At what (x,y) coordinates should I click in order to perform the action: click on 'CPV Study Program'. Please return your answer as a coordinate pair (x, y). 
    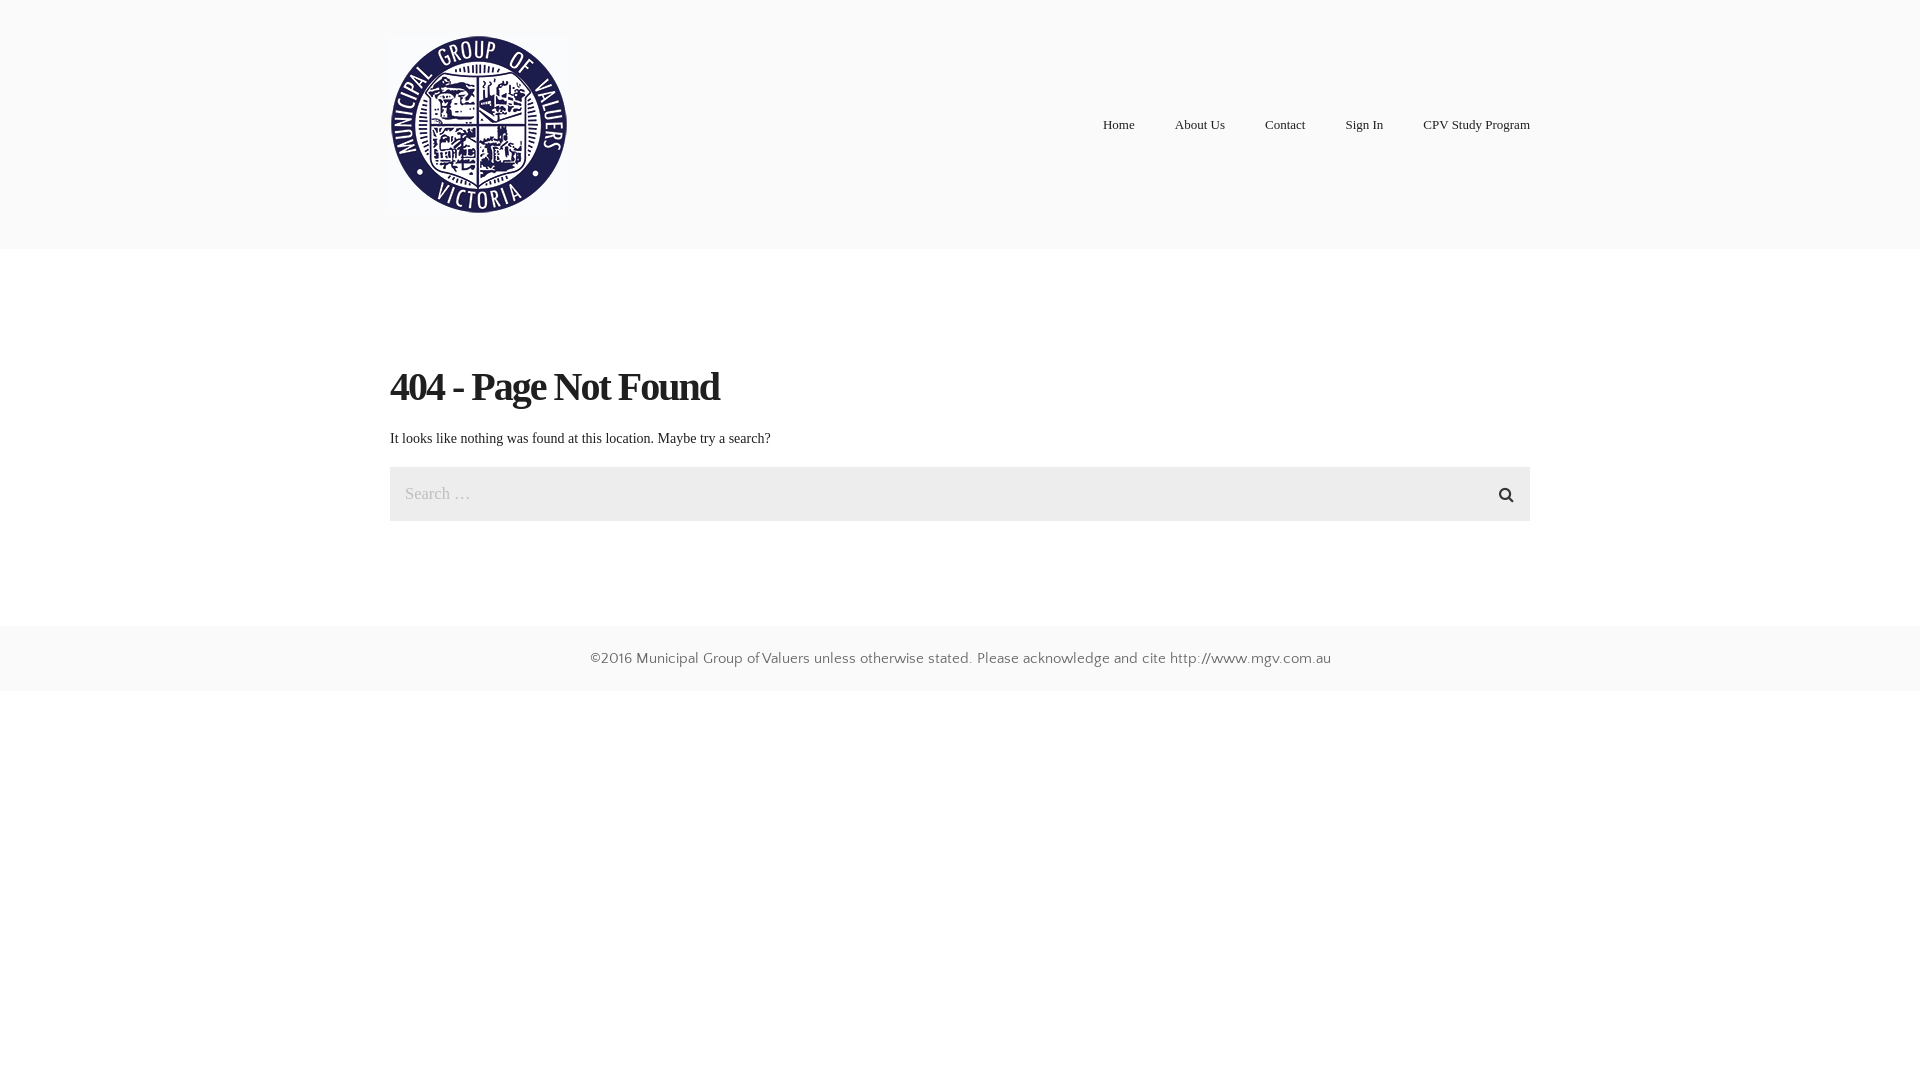
    Looking at the image, I should click on (1476, 124).